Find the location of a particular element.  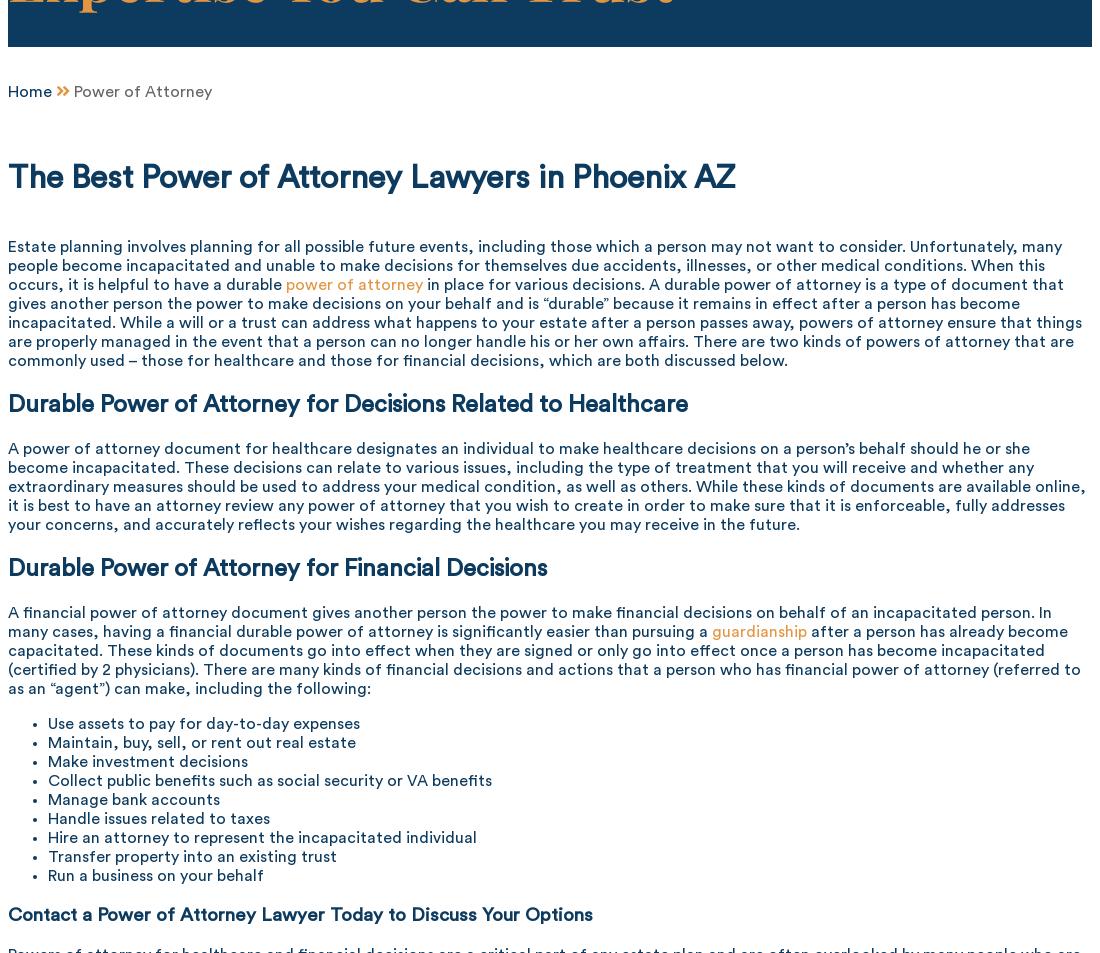

'Make investment decisions' is located at coordinates (46, 760).